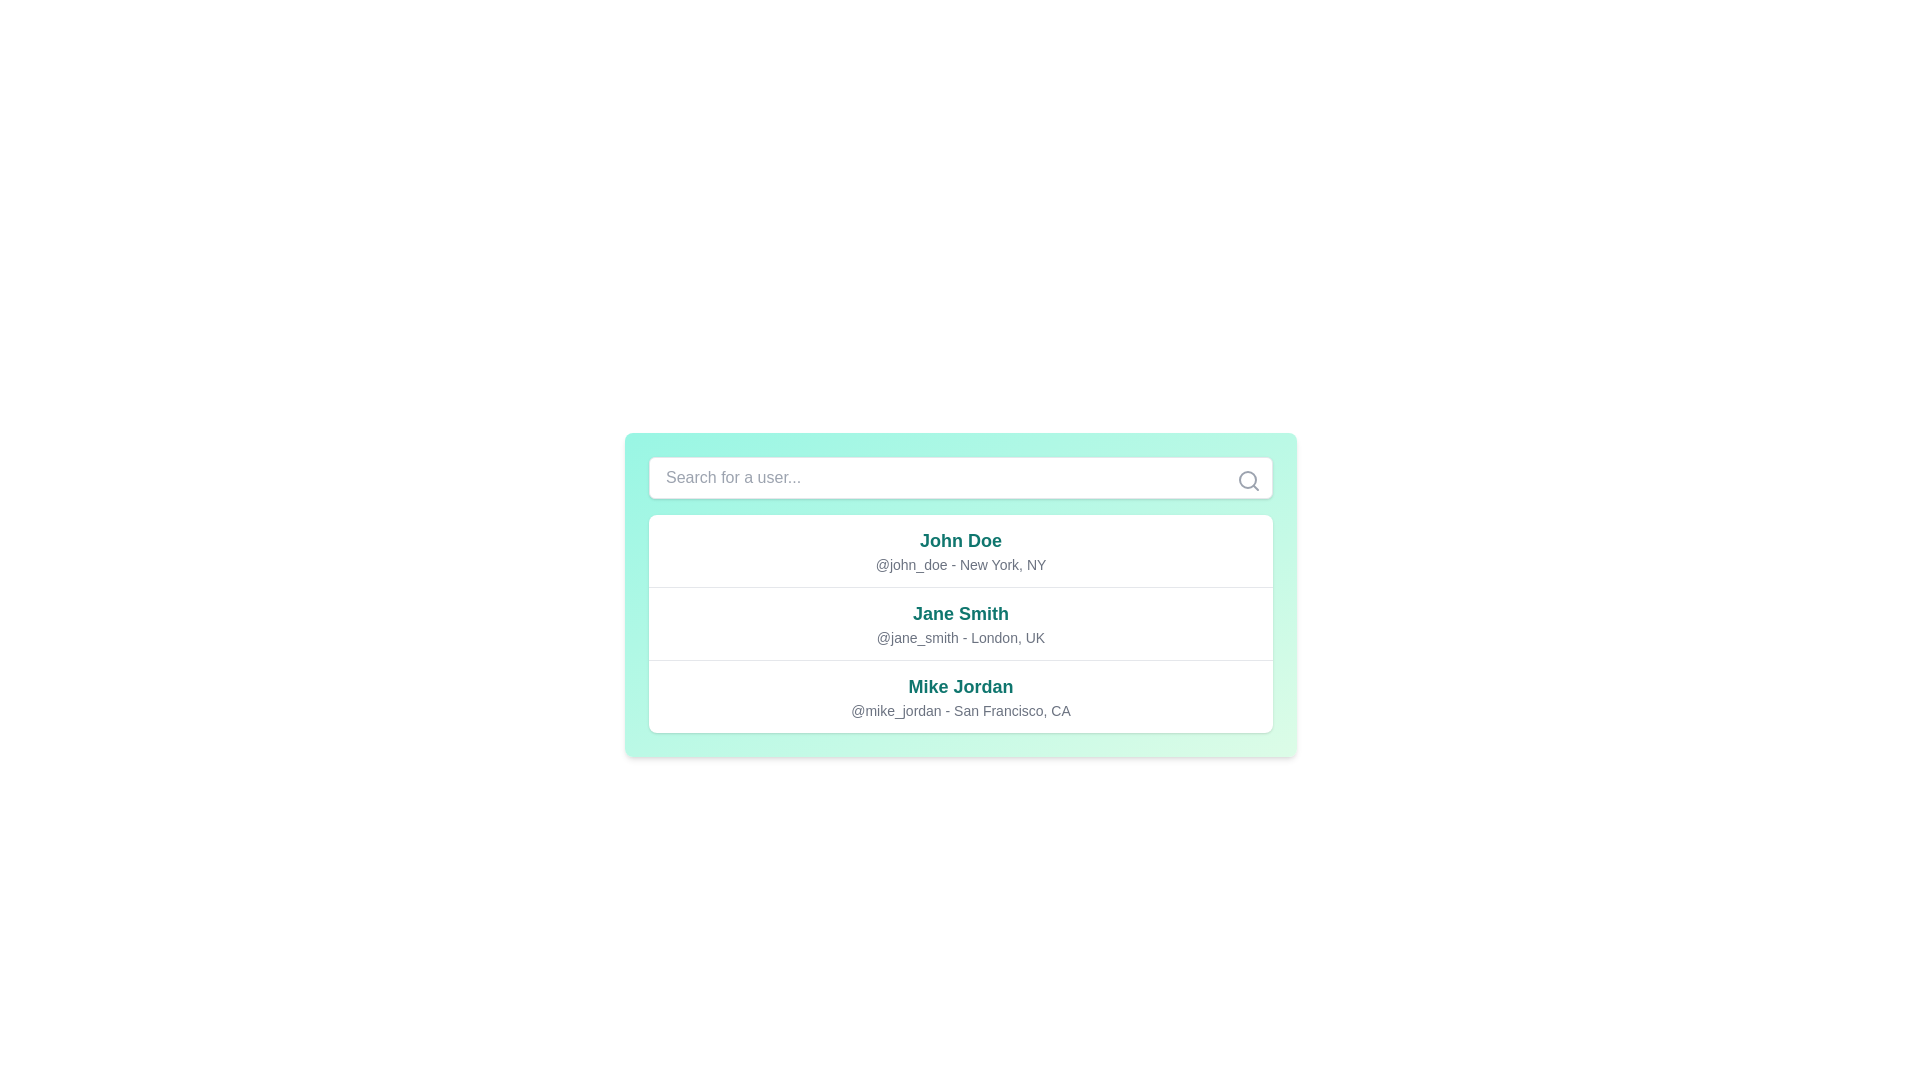 This screenshot has width=1920, height=1080. What do you see at coordinates (960, 695) in the screenshot?
I see `the text display that identifies and displays the contact named Mike Jordan, which is the third item in a vertically-stacked list within a card, located between 'Jane Smith @jane_smith - London, UK' and the bottom edge of the card` at bounding box center [960, 695].